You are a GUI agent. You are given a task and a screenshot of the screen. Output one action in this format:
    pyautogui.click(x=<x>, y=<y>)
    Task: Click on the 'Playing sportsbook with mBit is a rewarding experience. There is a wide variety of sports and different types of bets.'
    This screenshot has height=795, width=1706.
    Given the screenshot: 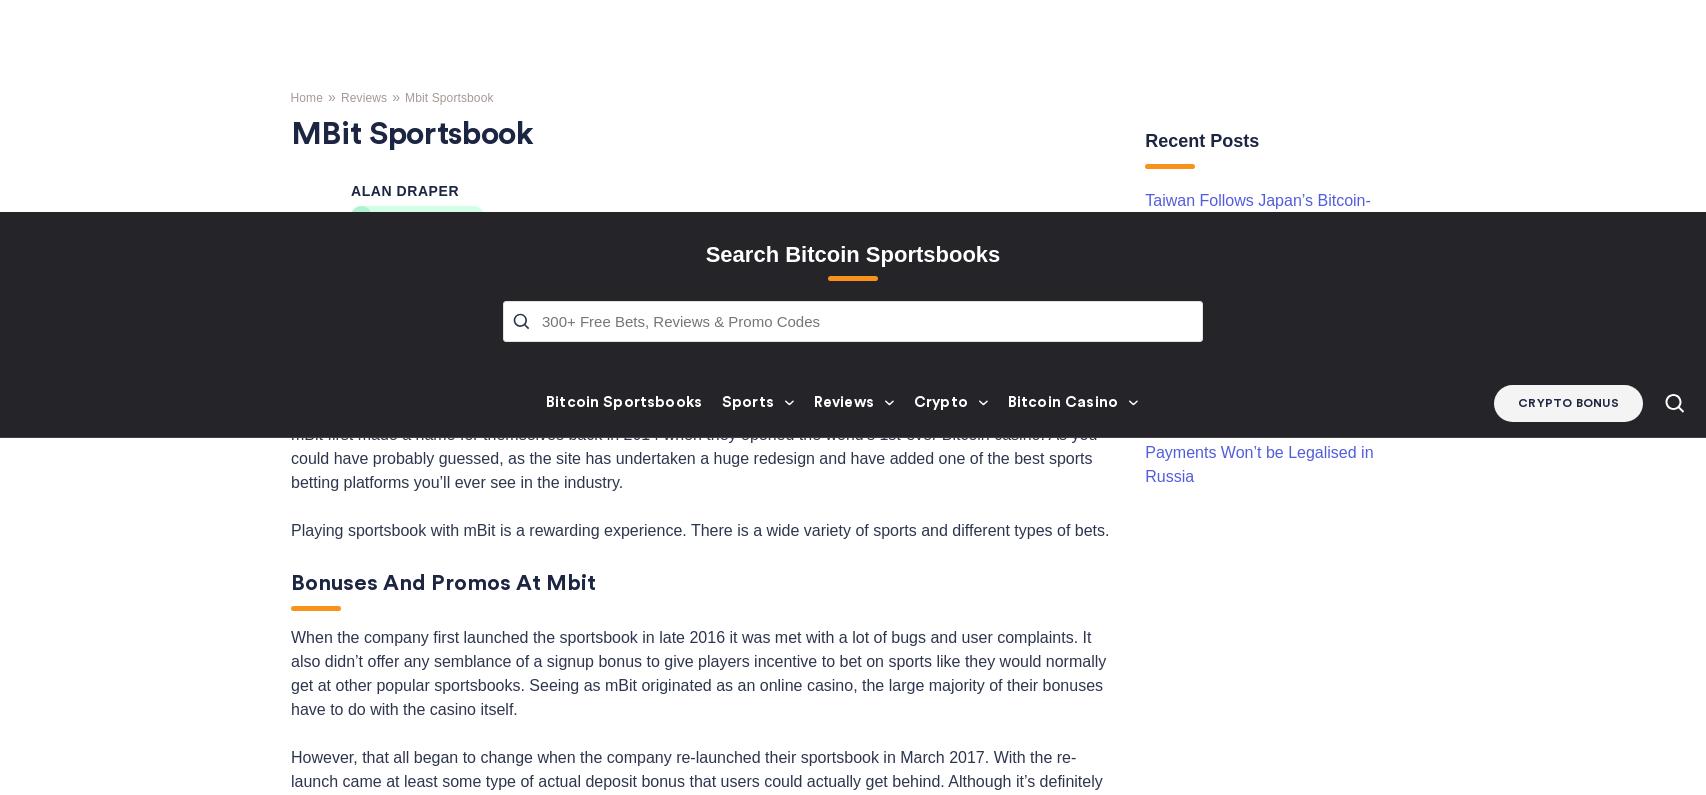 What is the action you would take?
    pyautogui.click(x=290, y=161)
    